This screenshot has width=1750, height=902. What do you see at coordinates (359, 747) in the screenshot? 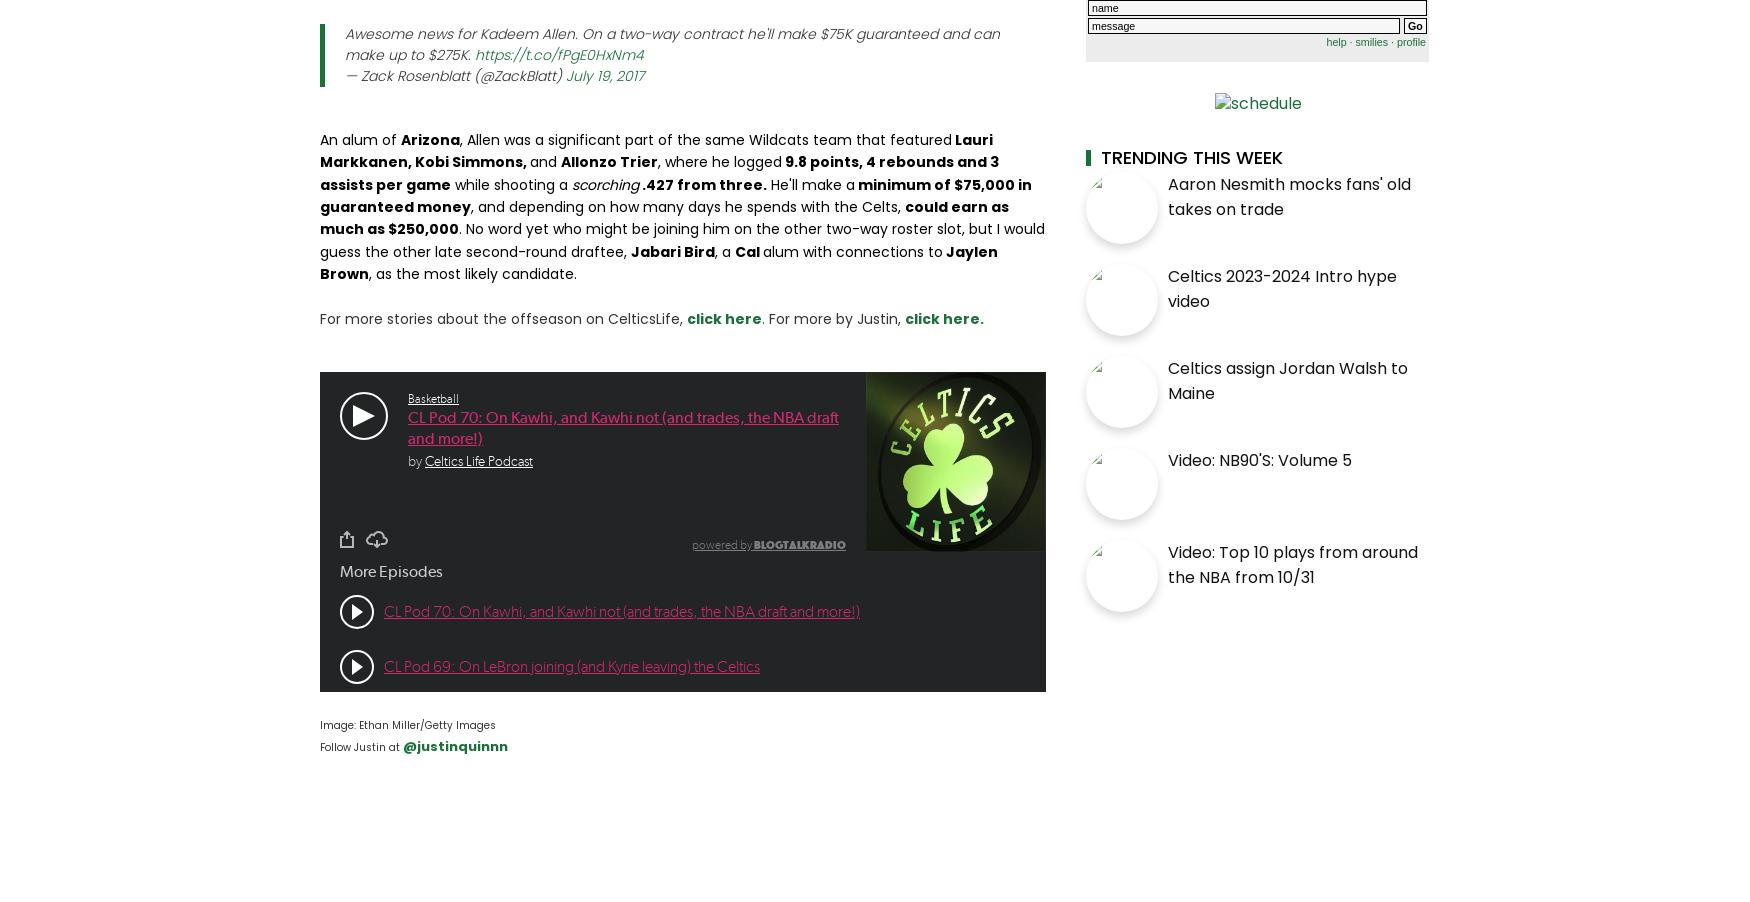
I see `'Follow Justin at'` at bounding box center [359, 747].